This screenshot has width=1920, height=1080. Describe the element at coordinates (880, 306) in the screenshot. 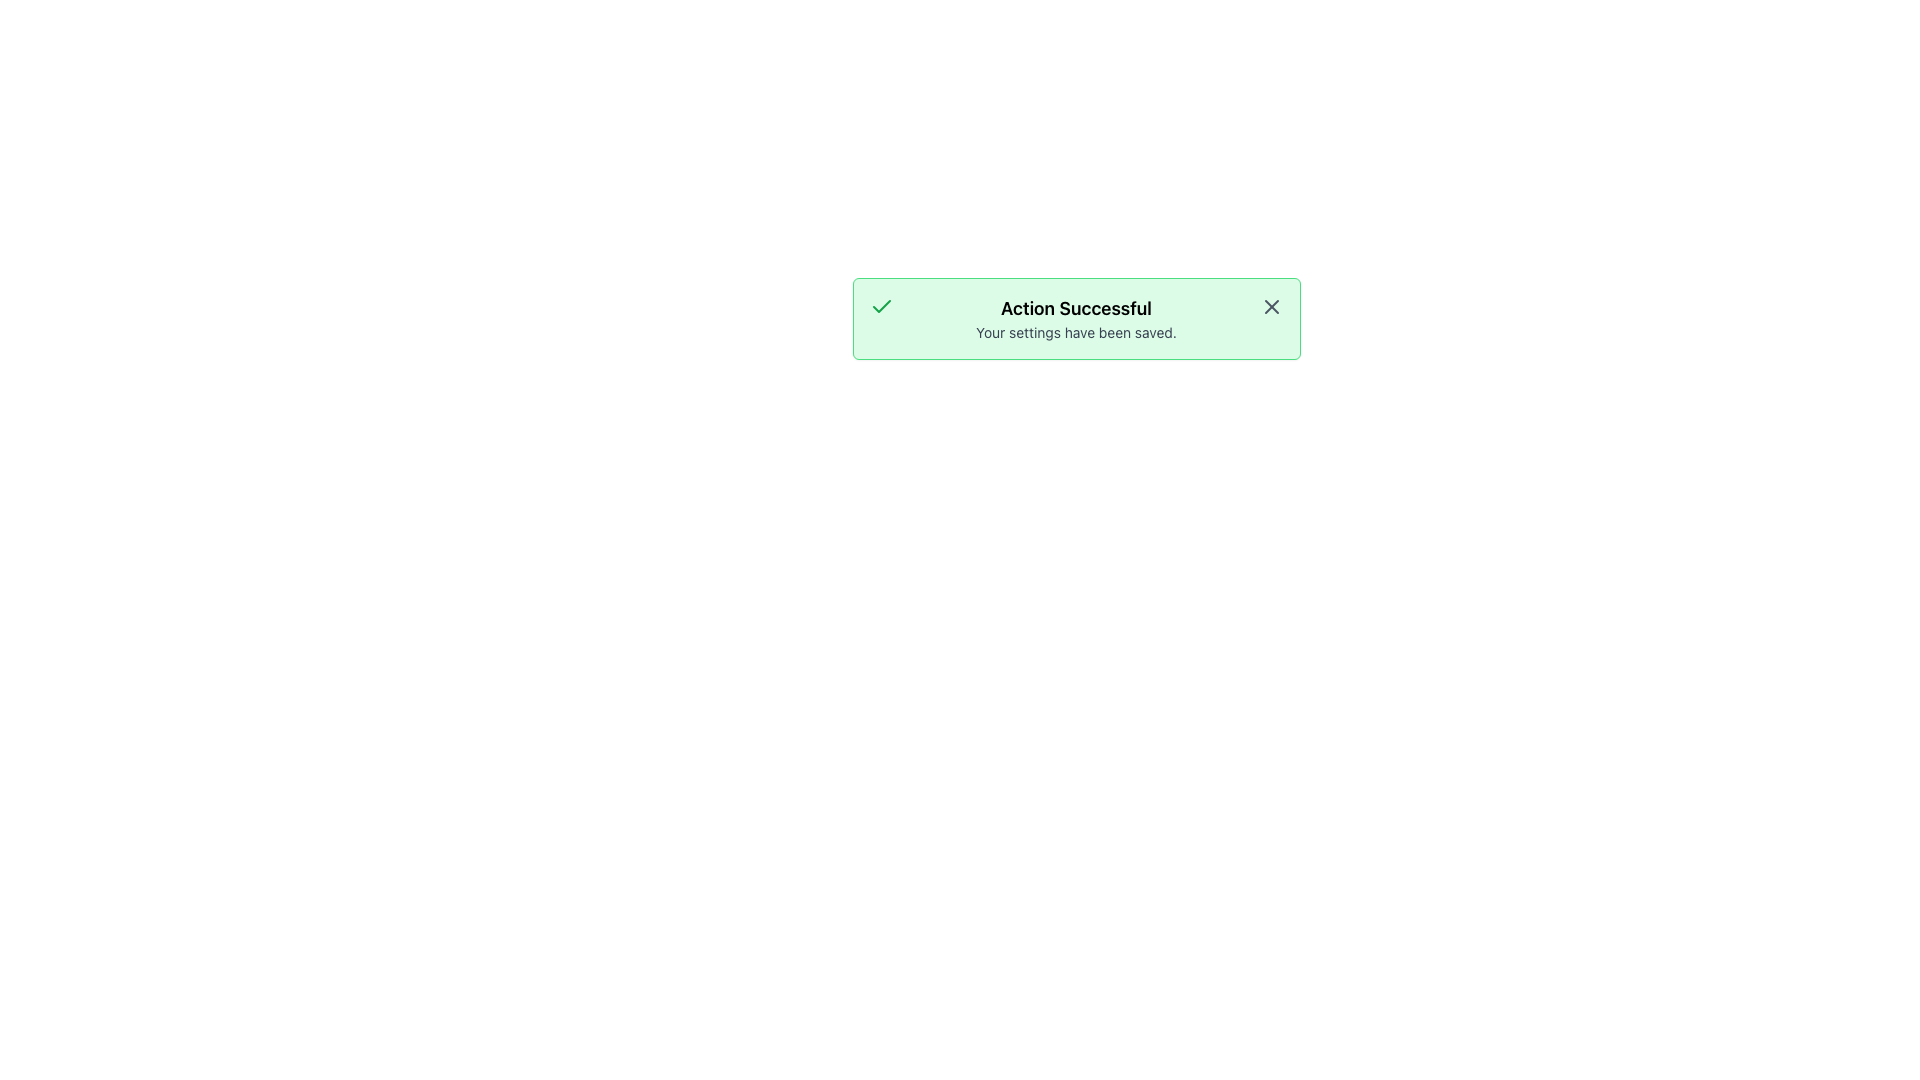

I see `the checkmark icon that indicates successful completion, located on the left side of the message box labeled 'Action Successful' within a green notification banner` at that location.